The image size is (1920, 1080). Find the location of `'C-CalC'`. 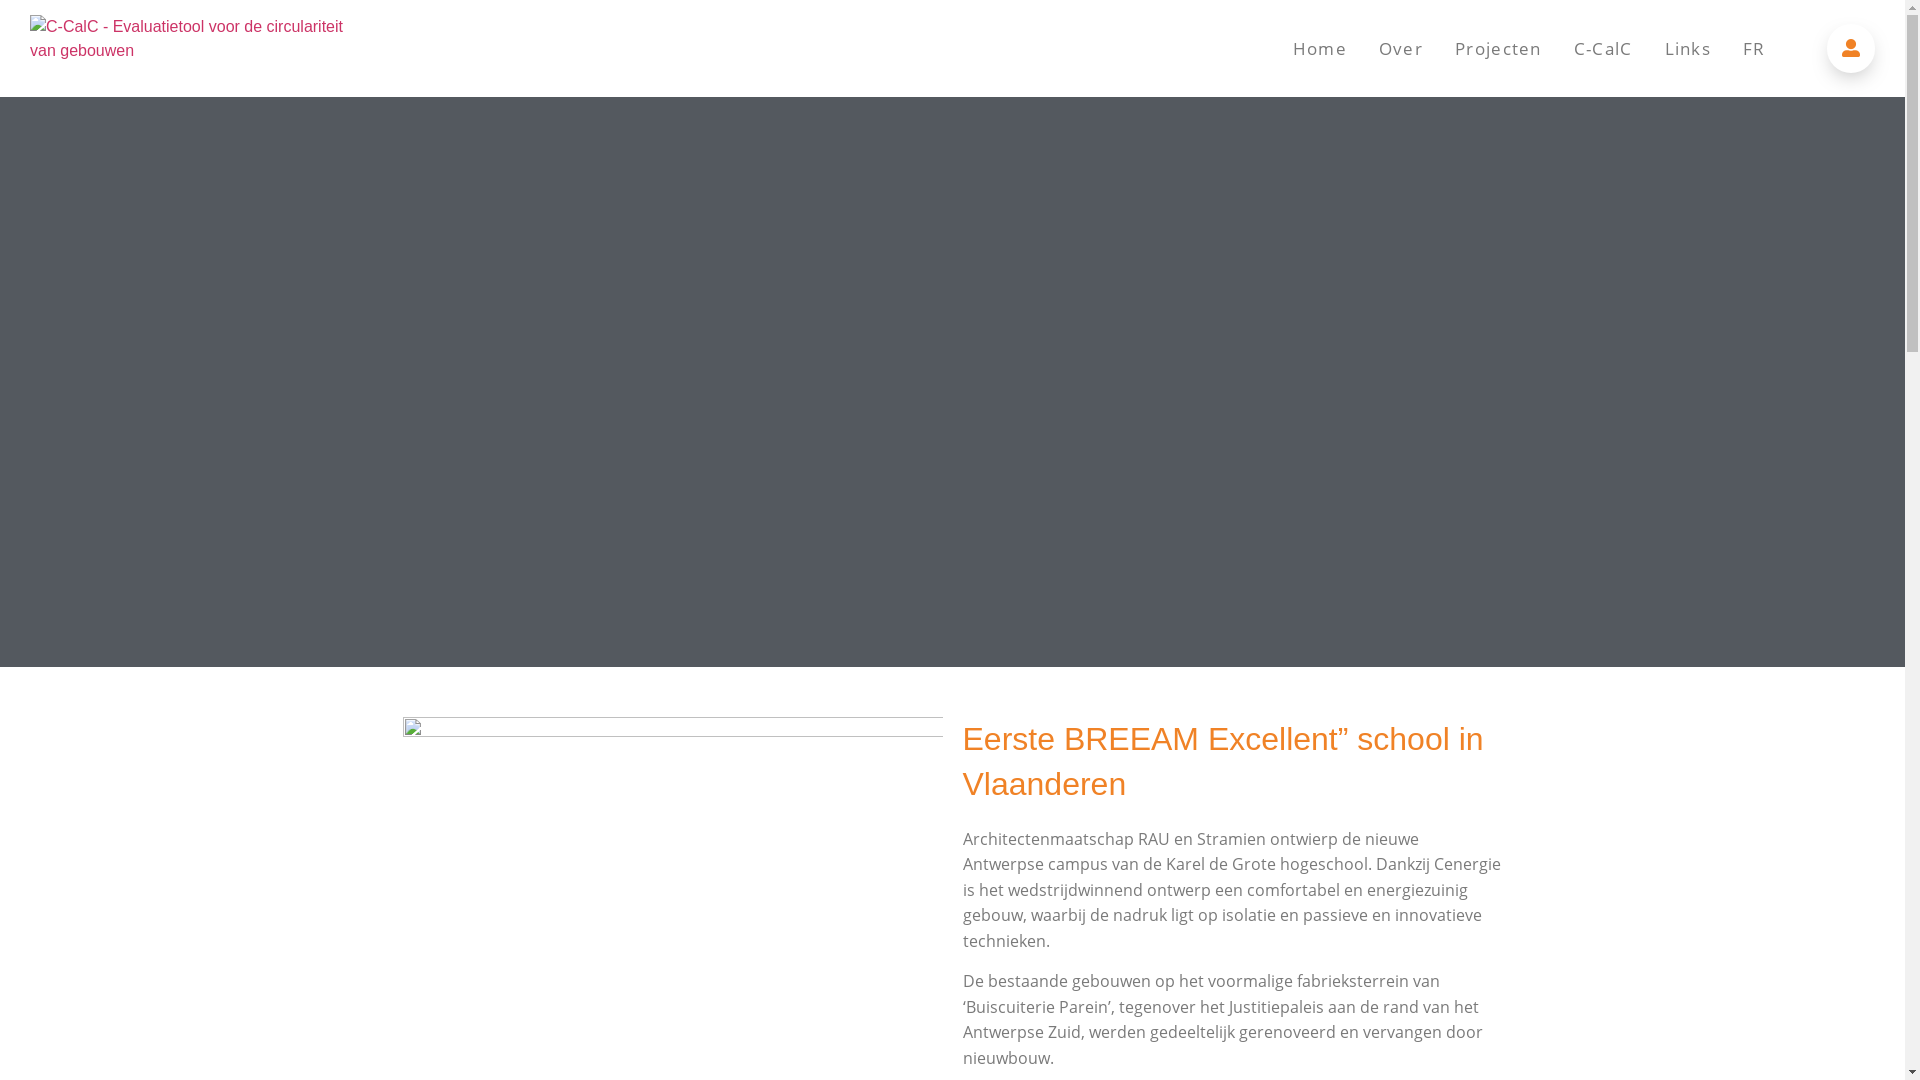

'C-CalC' is located at coordinates (1557, 48).